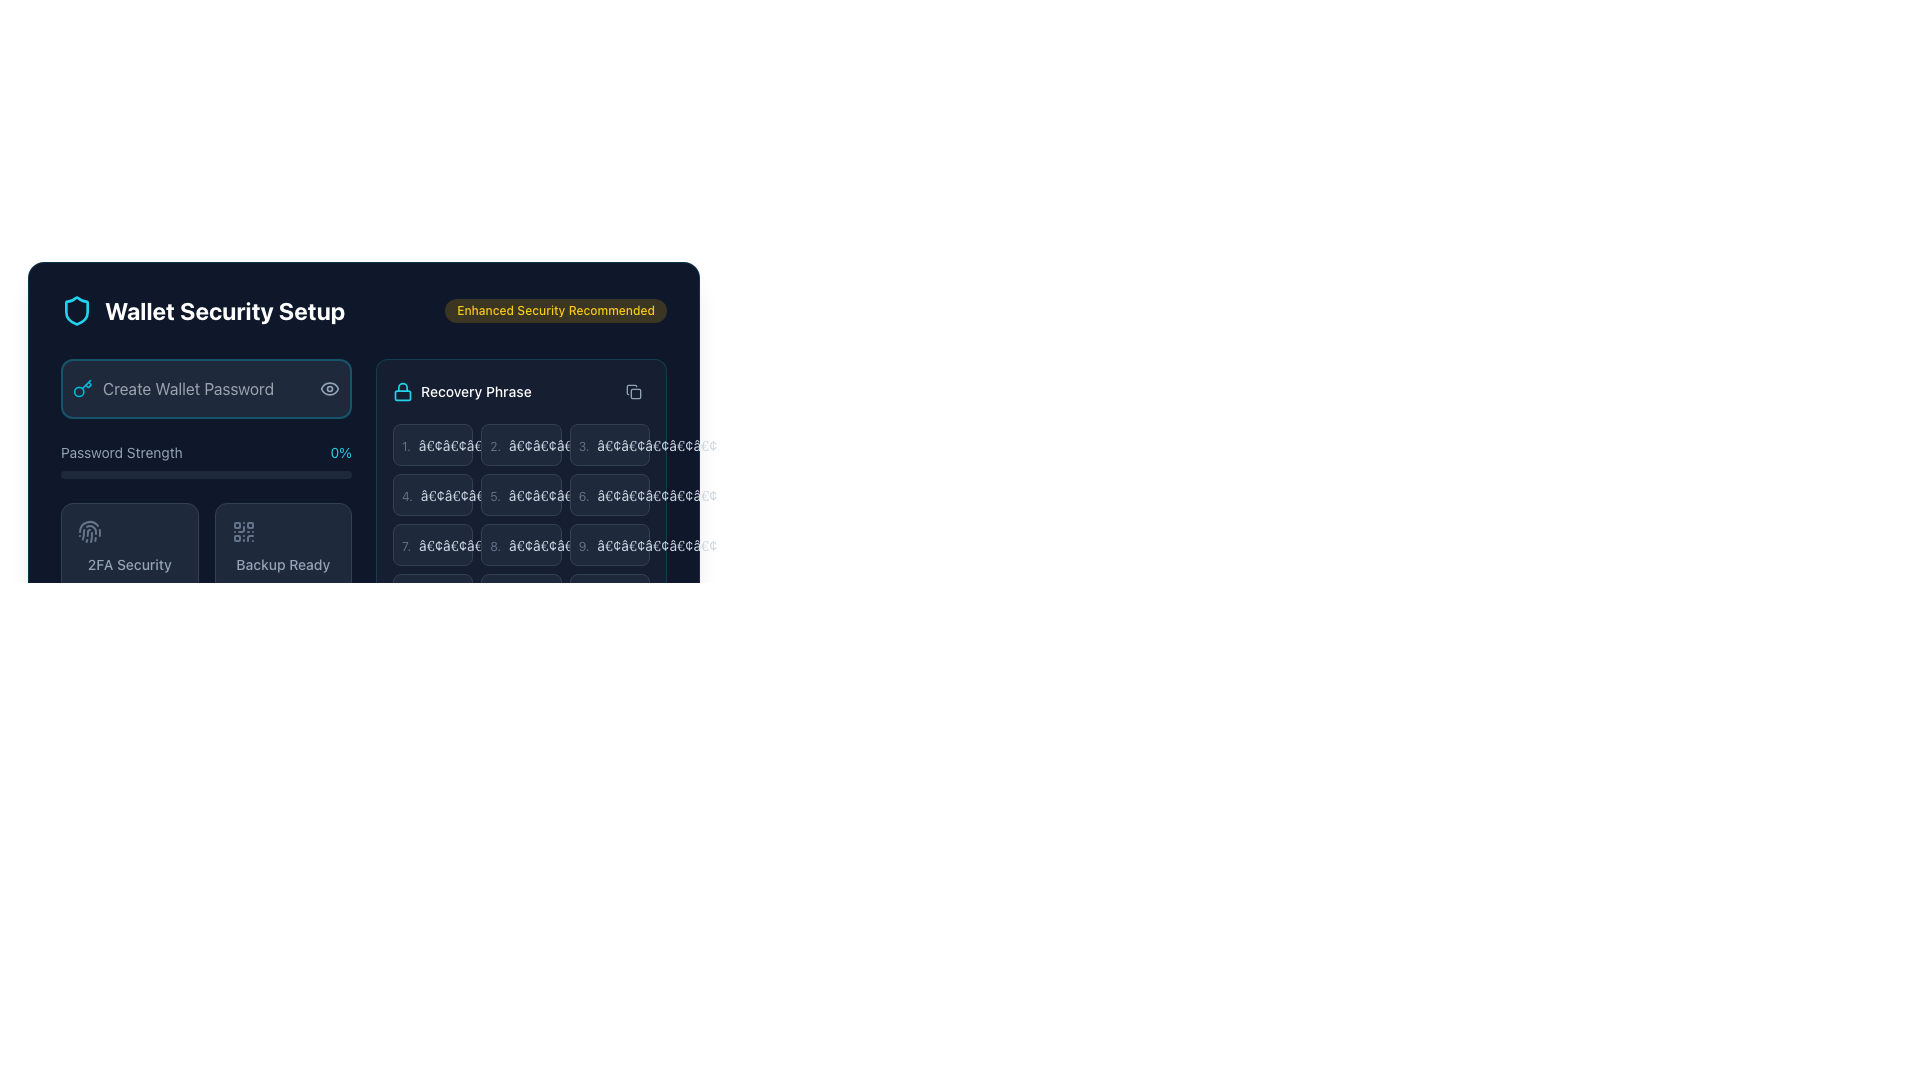 The width and height of the screenshot is (1920, 1080). What do you see at coordinates (225, 311) in the screenshot?
I see `the text label or header that indicates wallet security, which is centrally positioned beside a shield icon` at bounding box center [225, 311].